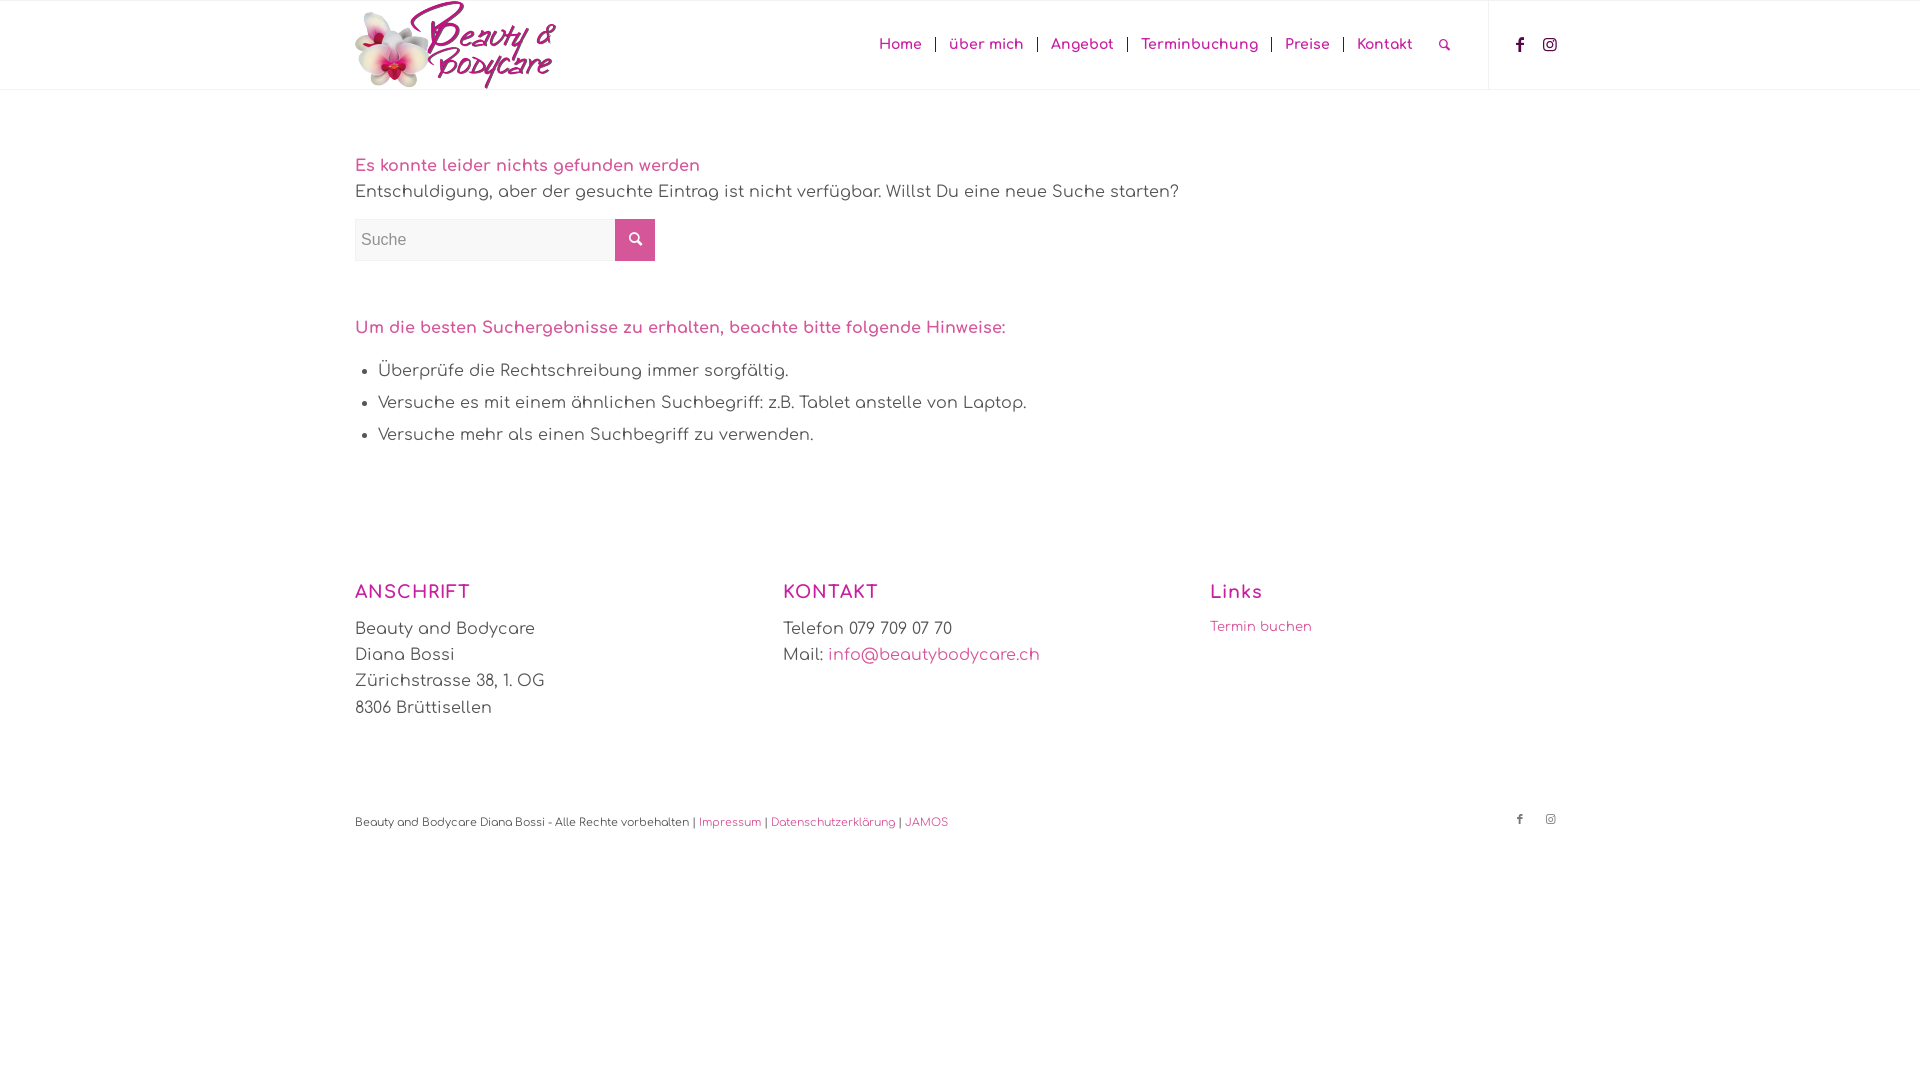 The height and width of the screenshot is (1080, 1920). What do you see at coordinates (1199, 45) in the screenshot?
I see `'Terminbuchung'` at bounding box center [1199, 45].